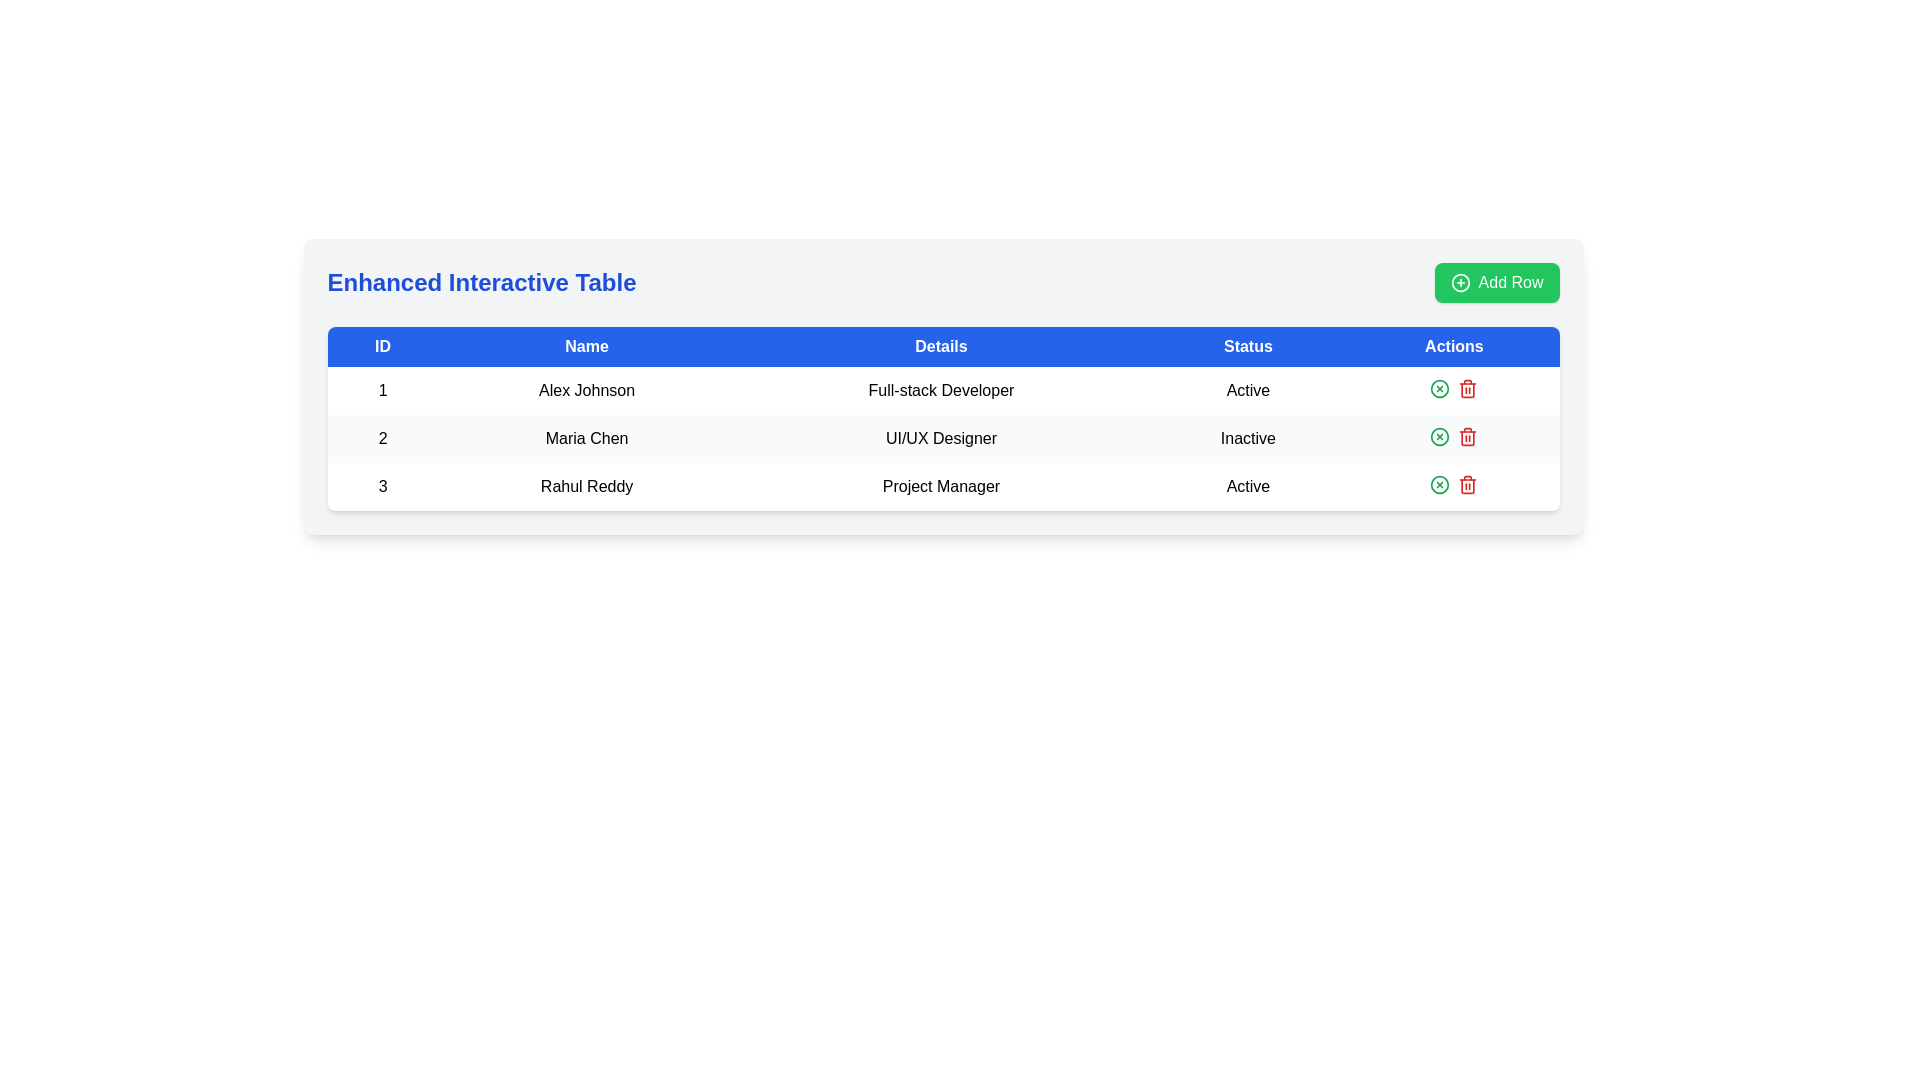 The width and height of the screenshot is (1920, 1080). I want to click on the table cell that serves as an identifier for the entry in the first row under the 'ID' header, so click(383, 390).